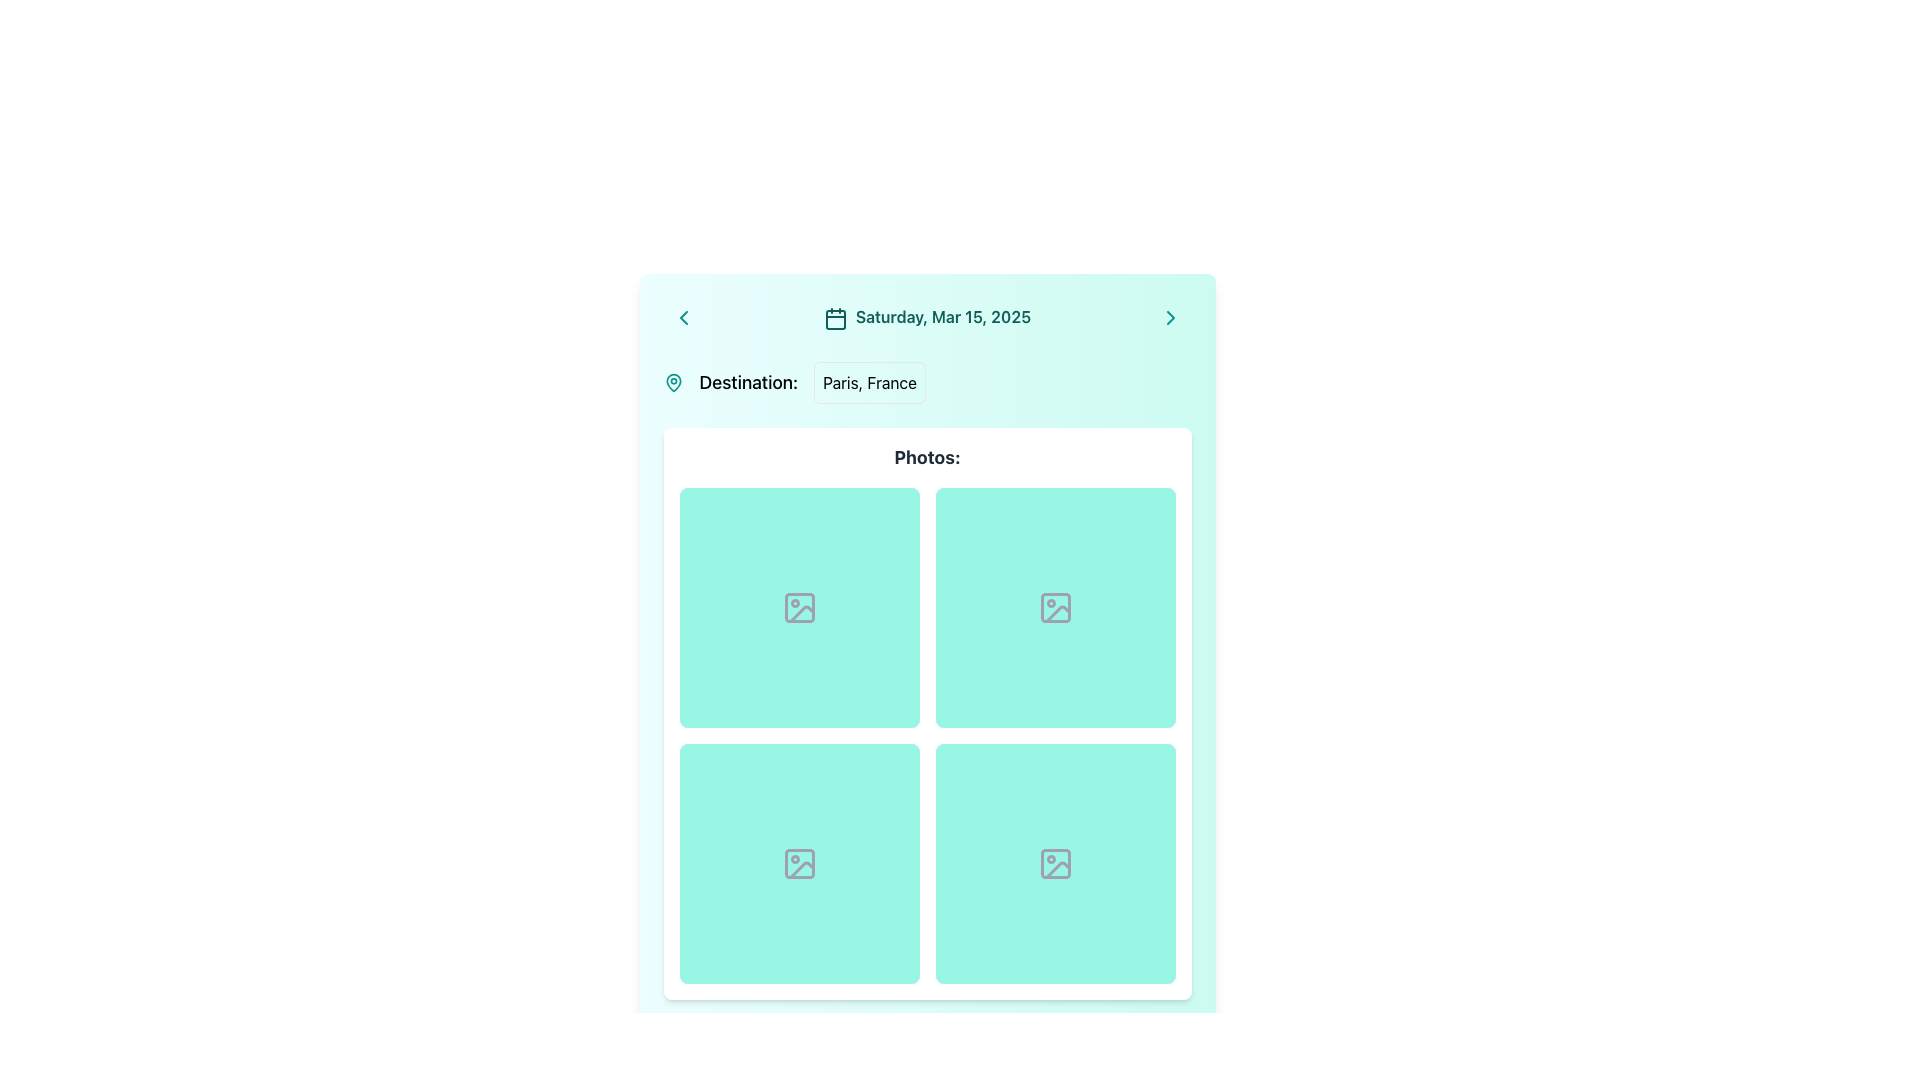  Describe the element at coordinates (1054, 607) in the screenshot. I see `the light gray image icon located in the top row, second column of the 2x2 grid layout within the photo display section` at that location.